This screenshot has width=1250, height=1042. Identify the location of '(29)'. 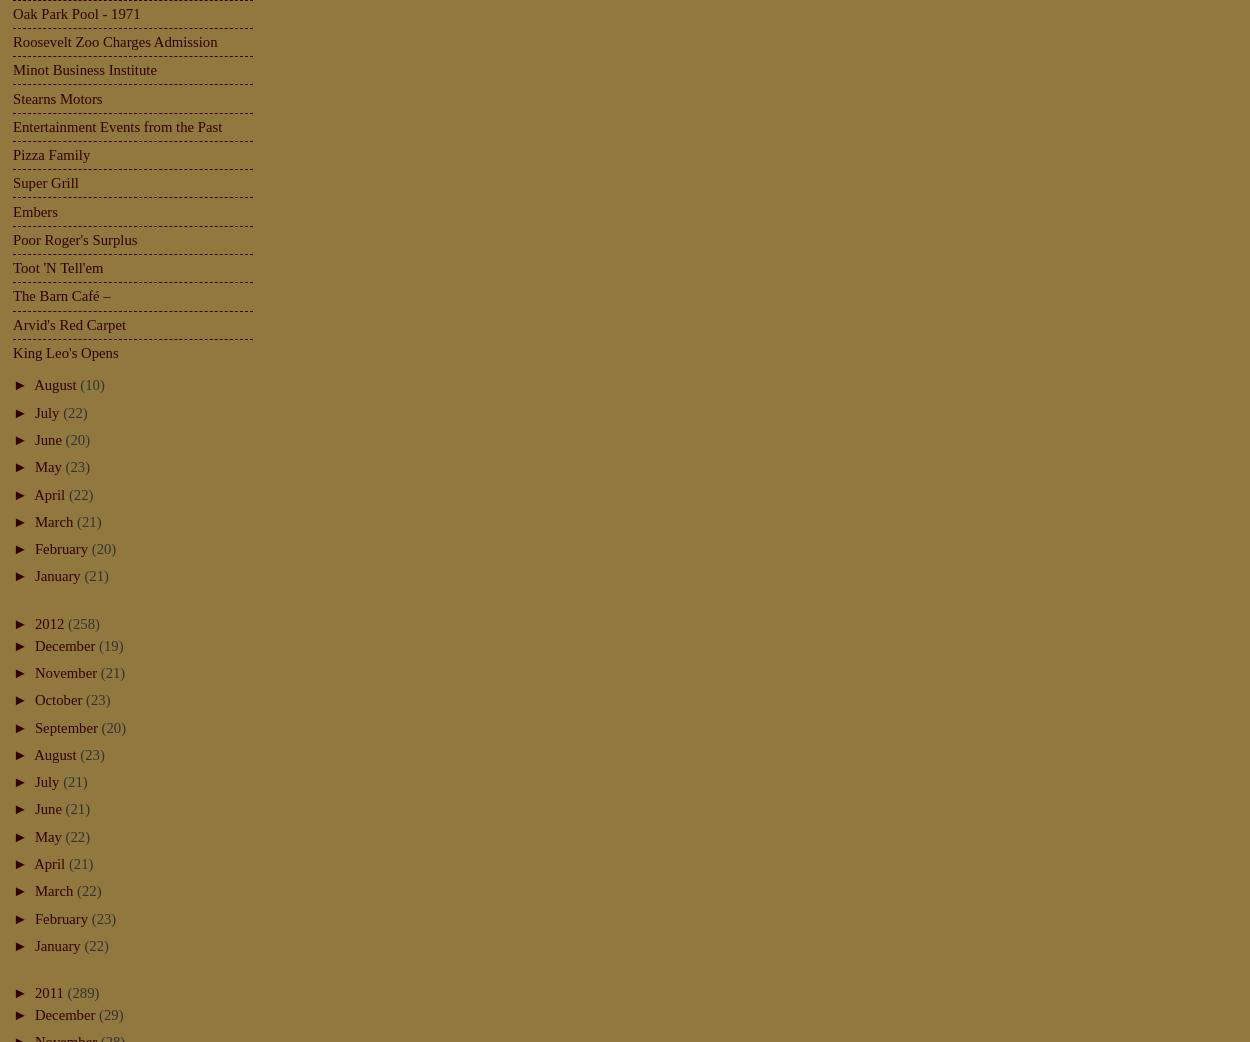
(98, 1015).